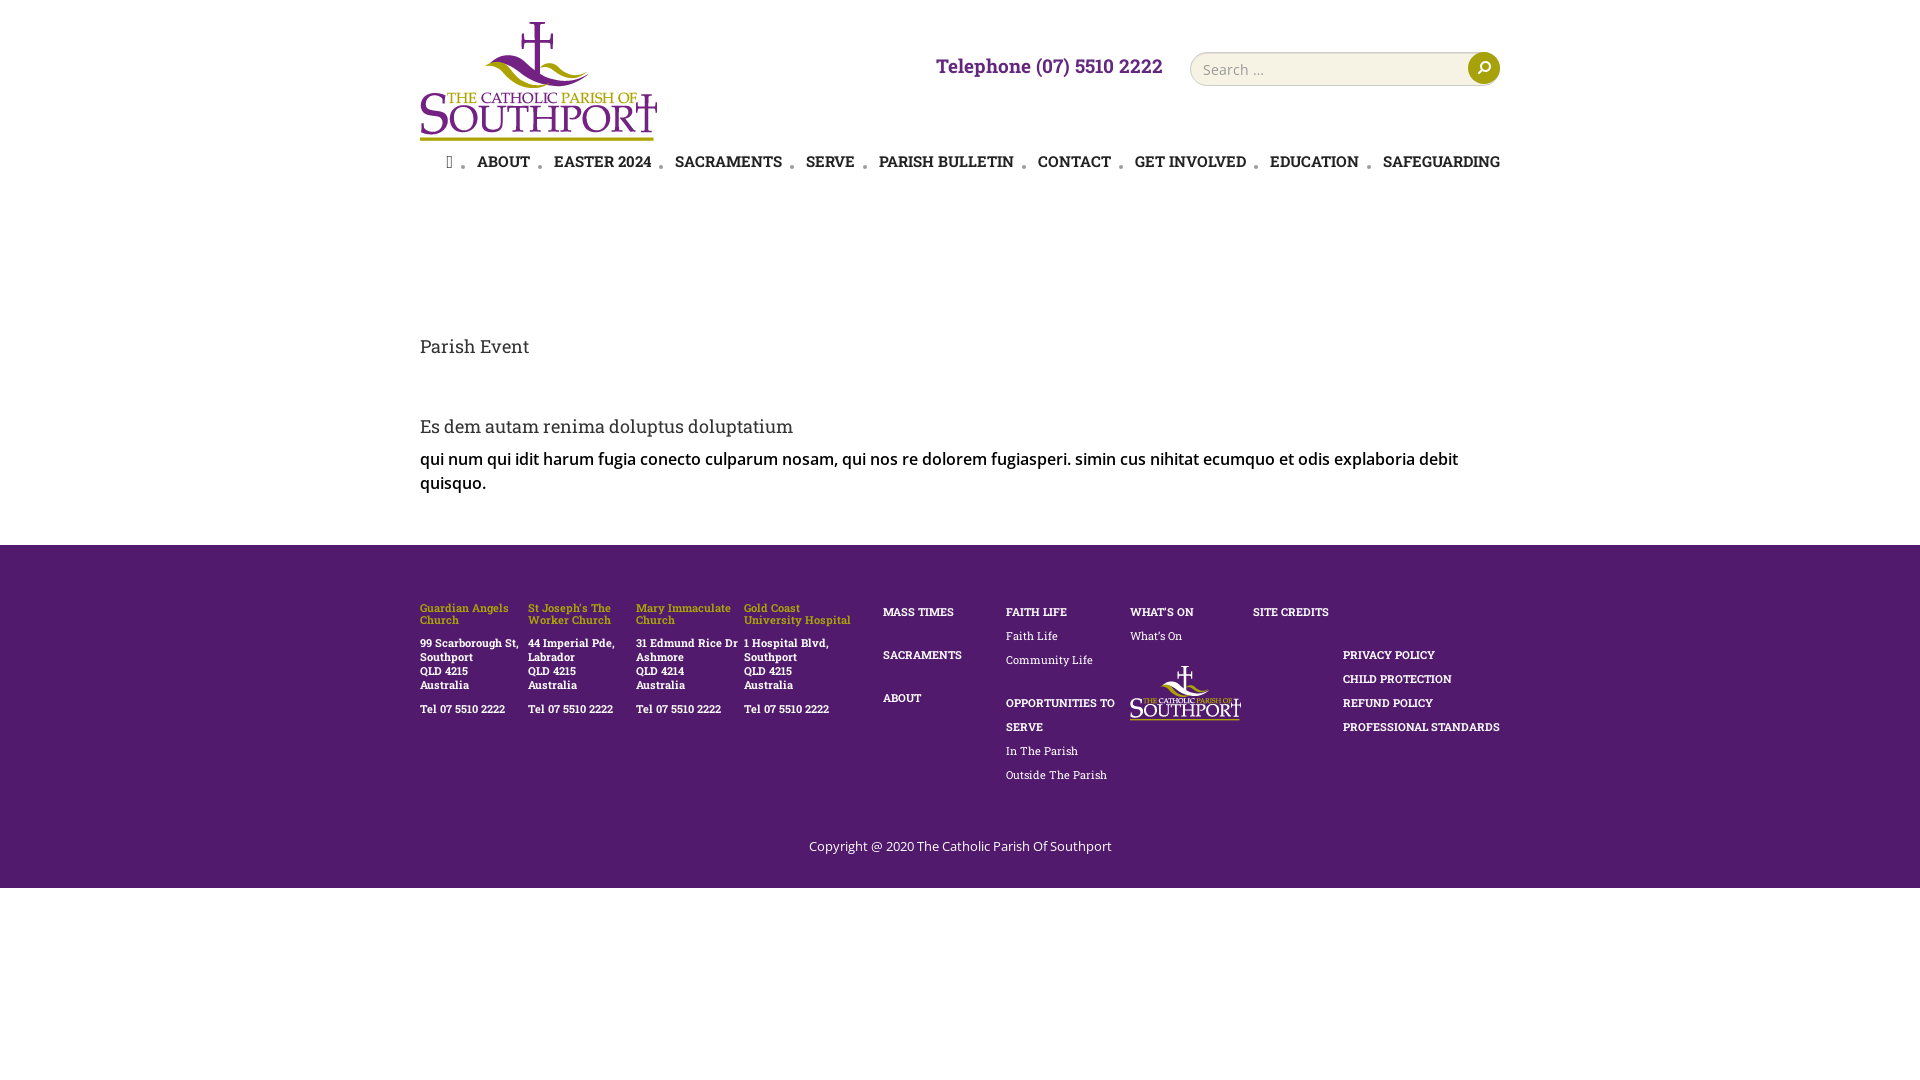 The width and height of the screenshot is (1920, 1080). What do you see at coordinates (601, 160) in the screenshot?
I see `'EASTER 2024'` at bounding box center [601, 160].